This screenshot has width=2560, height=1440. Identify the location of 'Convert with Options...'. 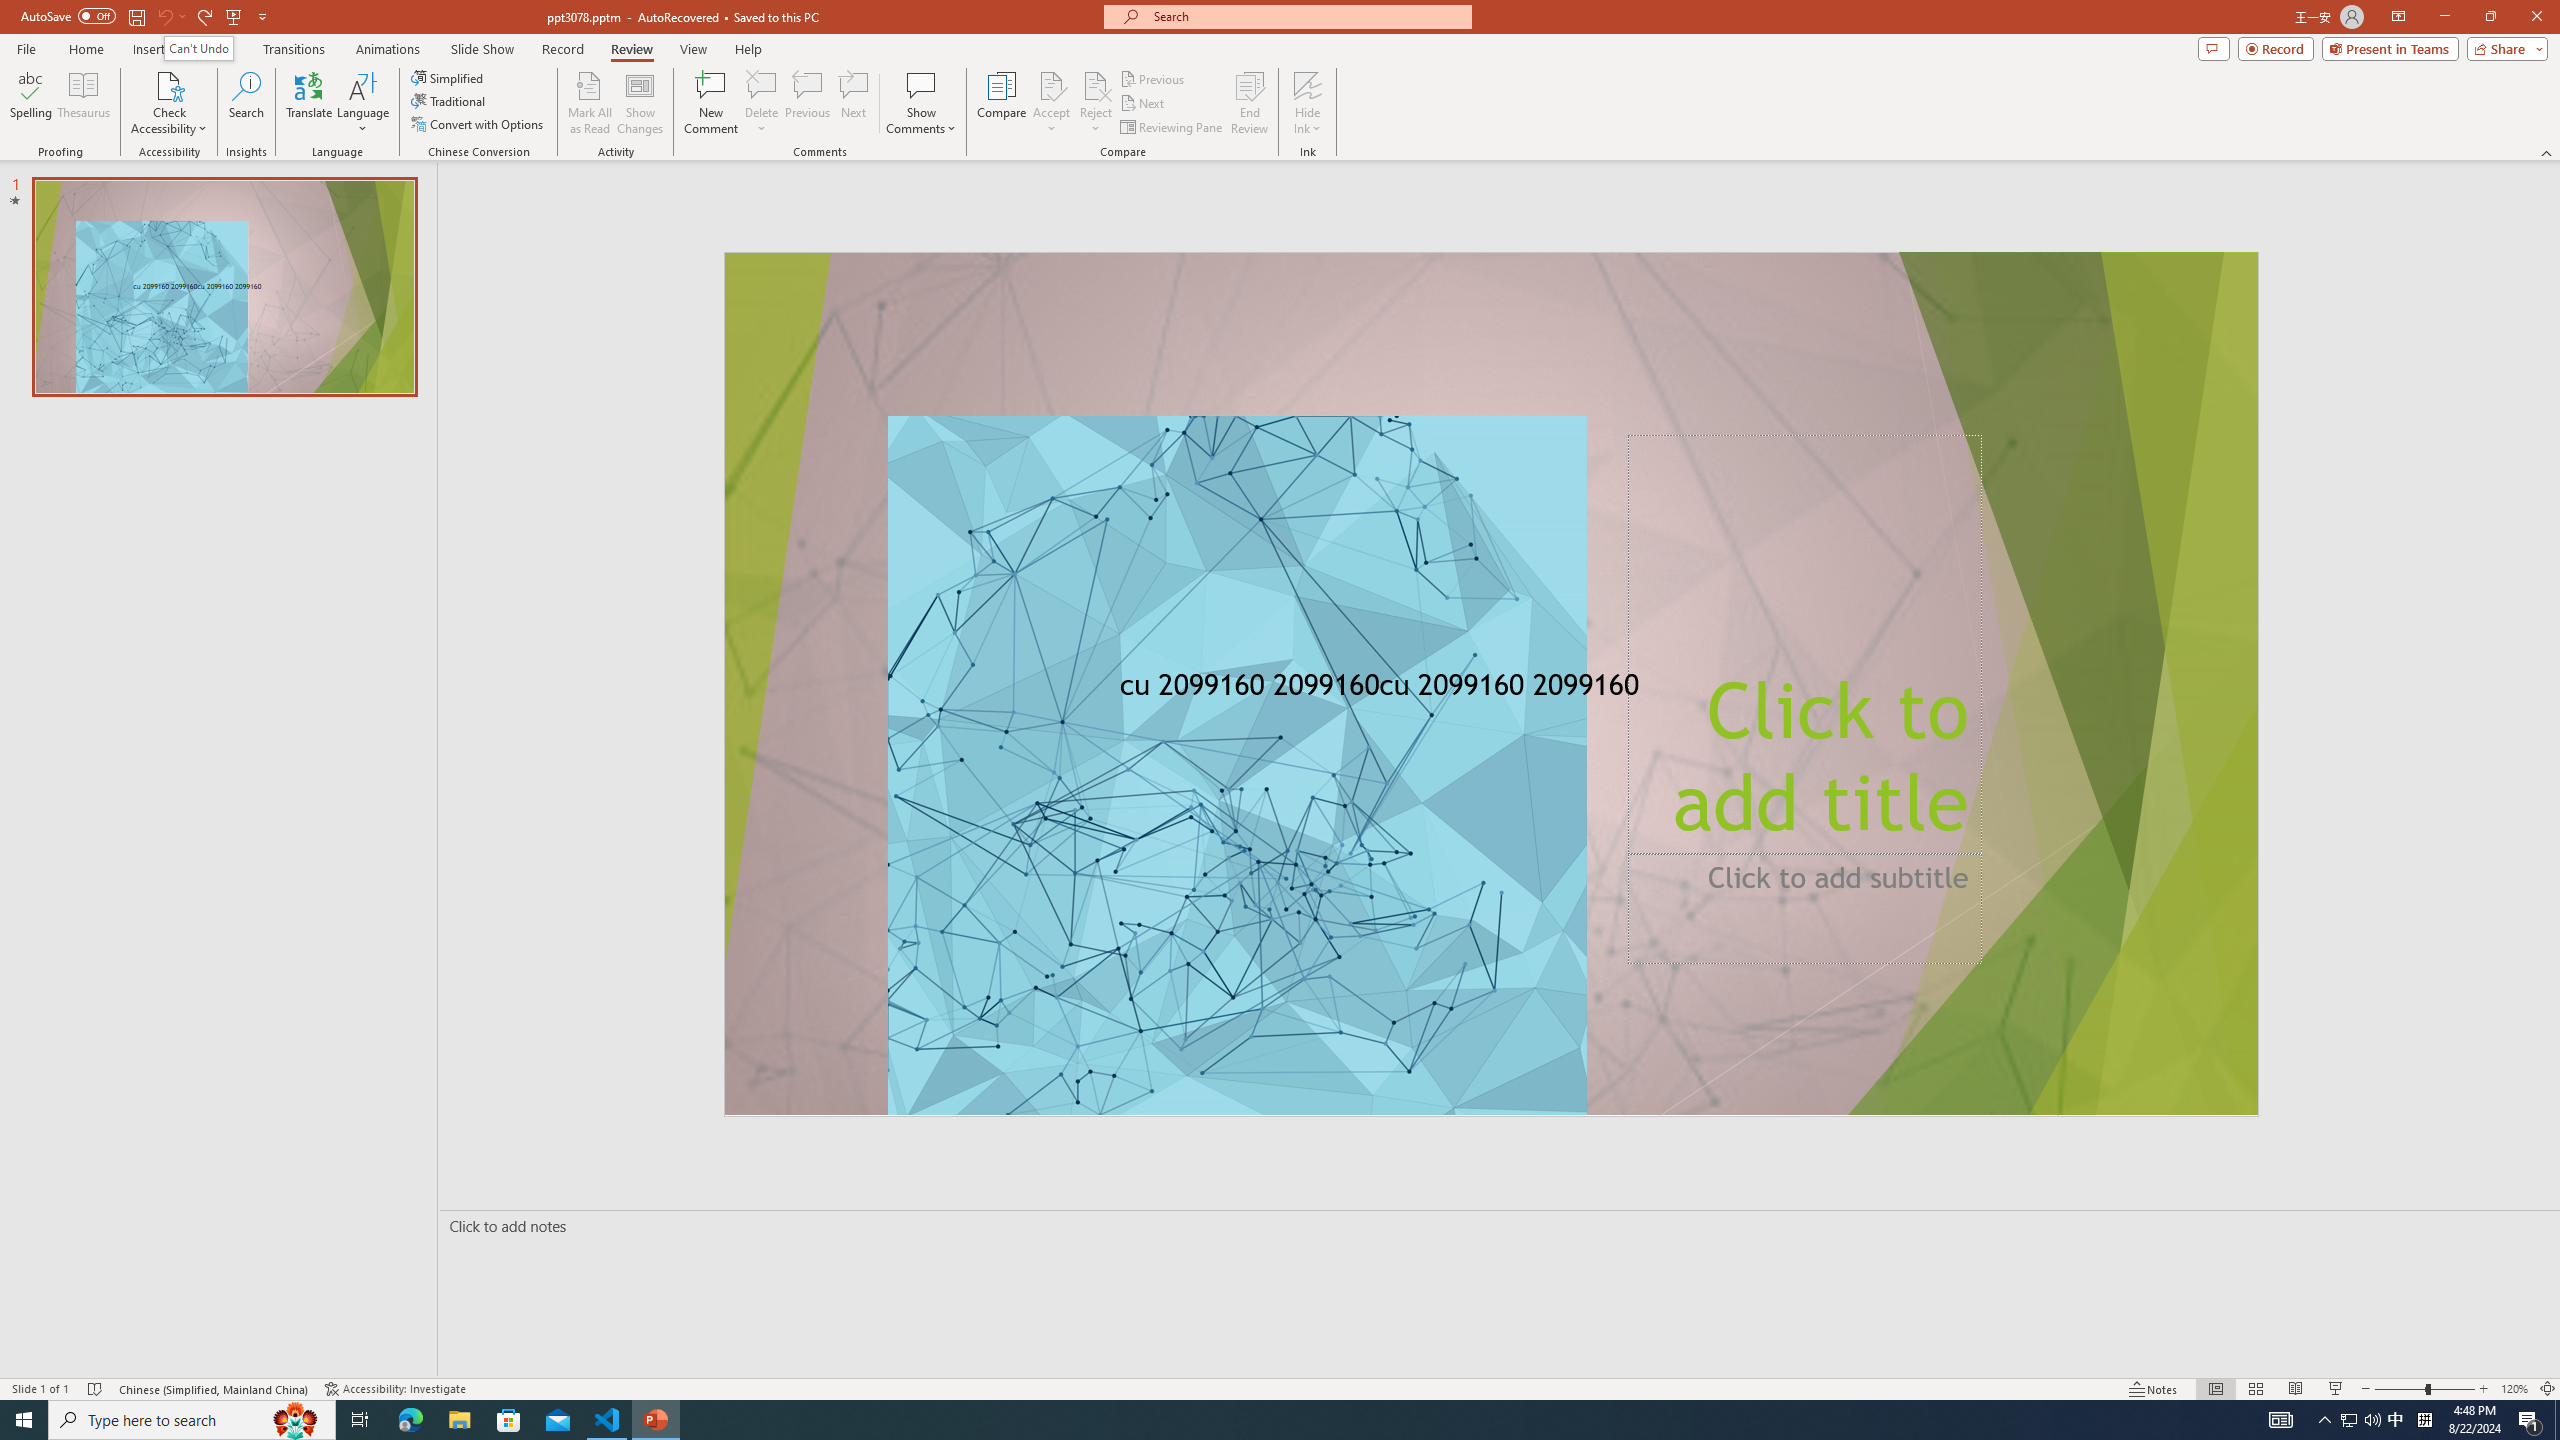
(477, 122).